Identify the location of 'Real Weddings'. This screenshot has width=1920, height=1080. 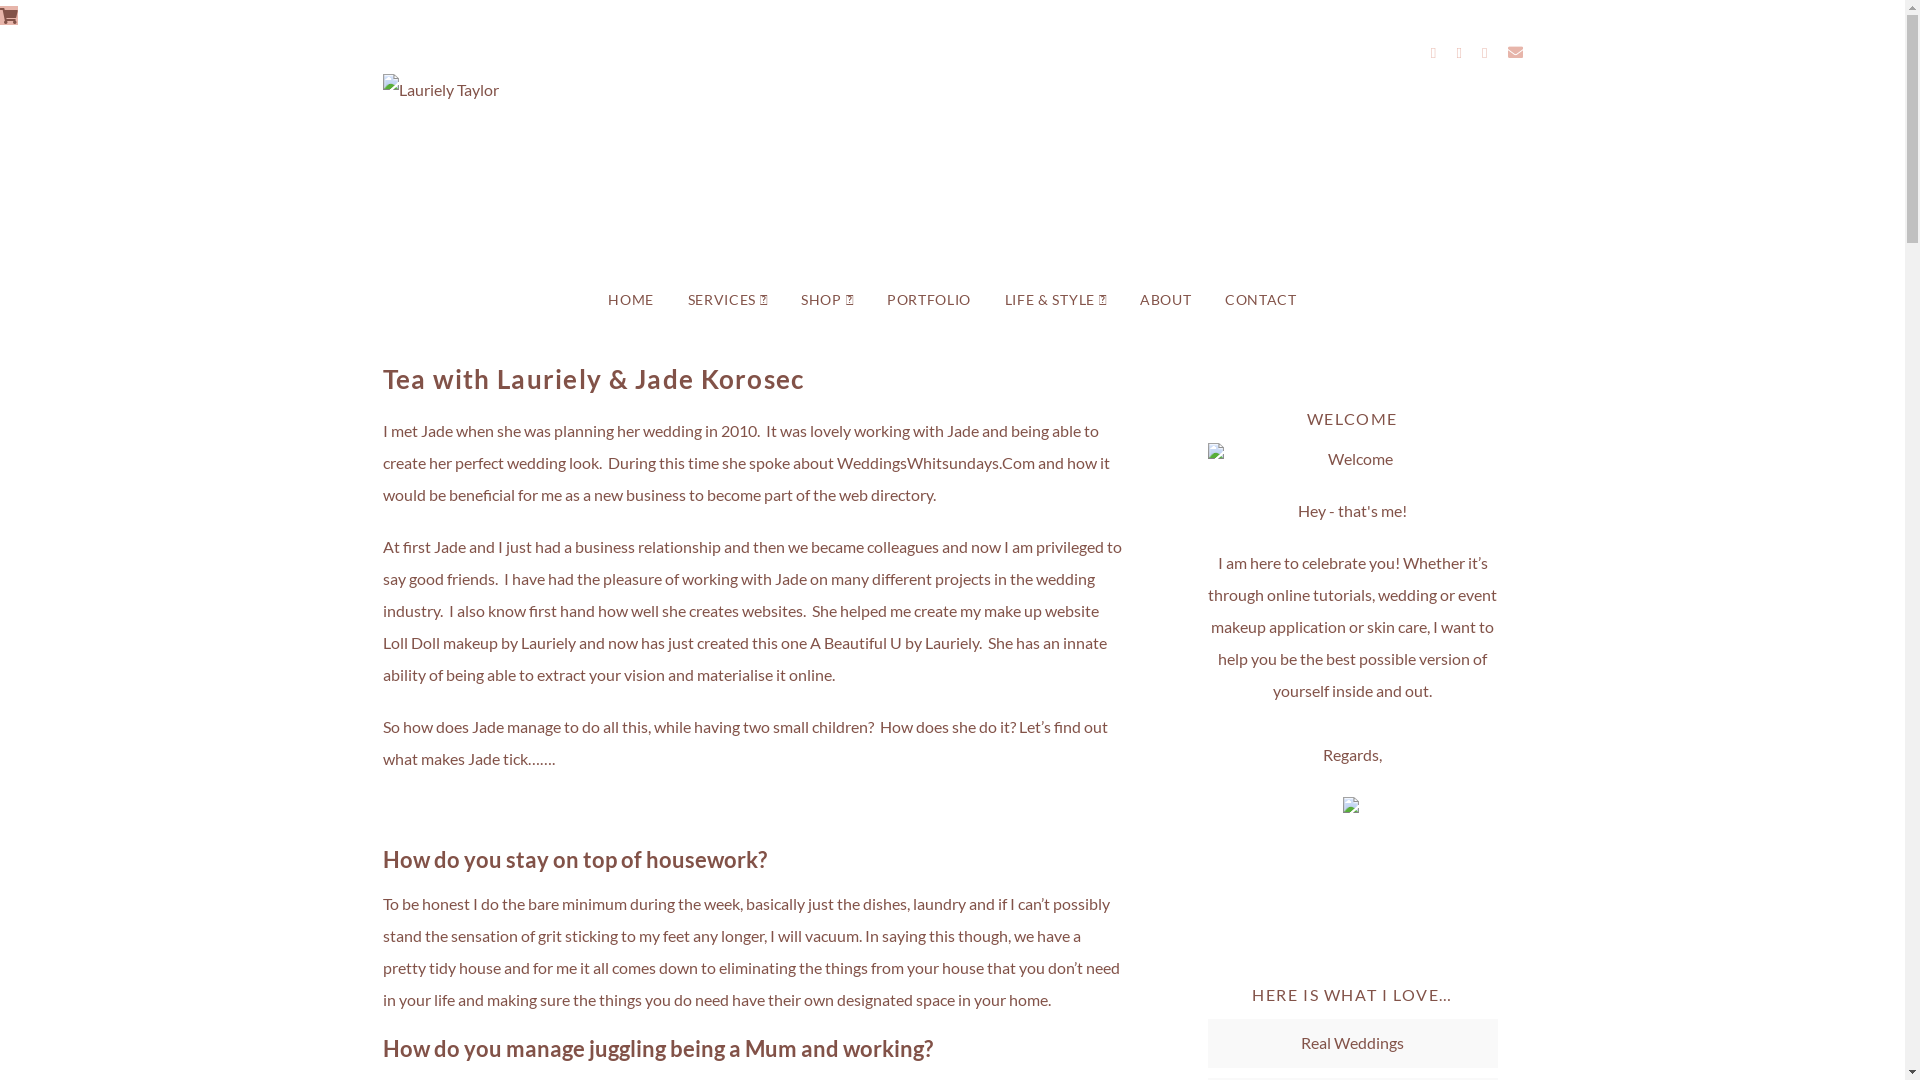
(1300, 1041).